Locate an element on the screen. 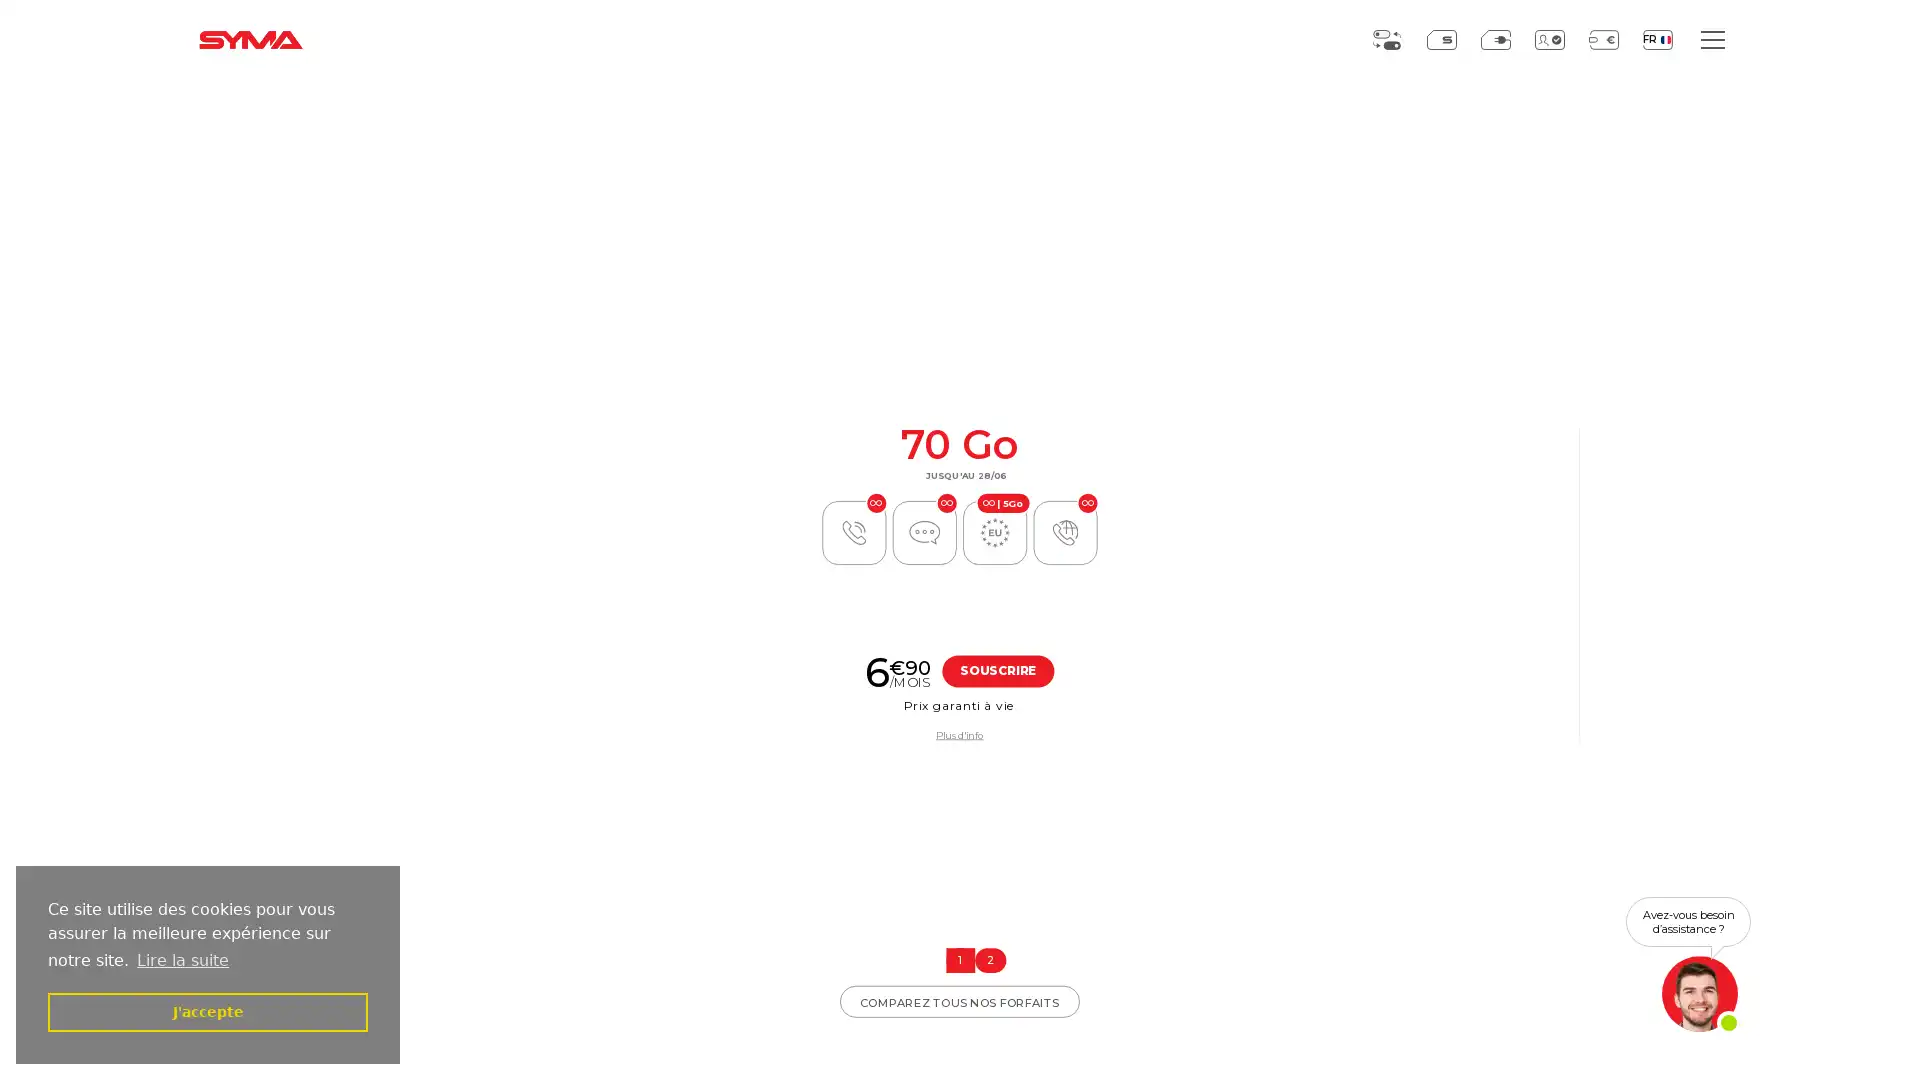 This screenshot has height=1080, width=1920. dismiss cookie message is located at coordinates (207, 1011).